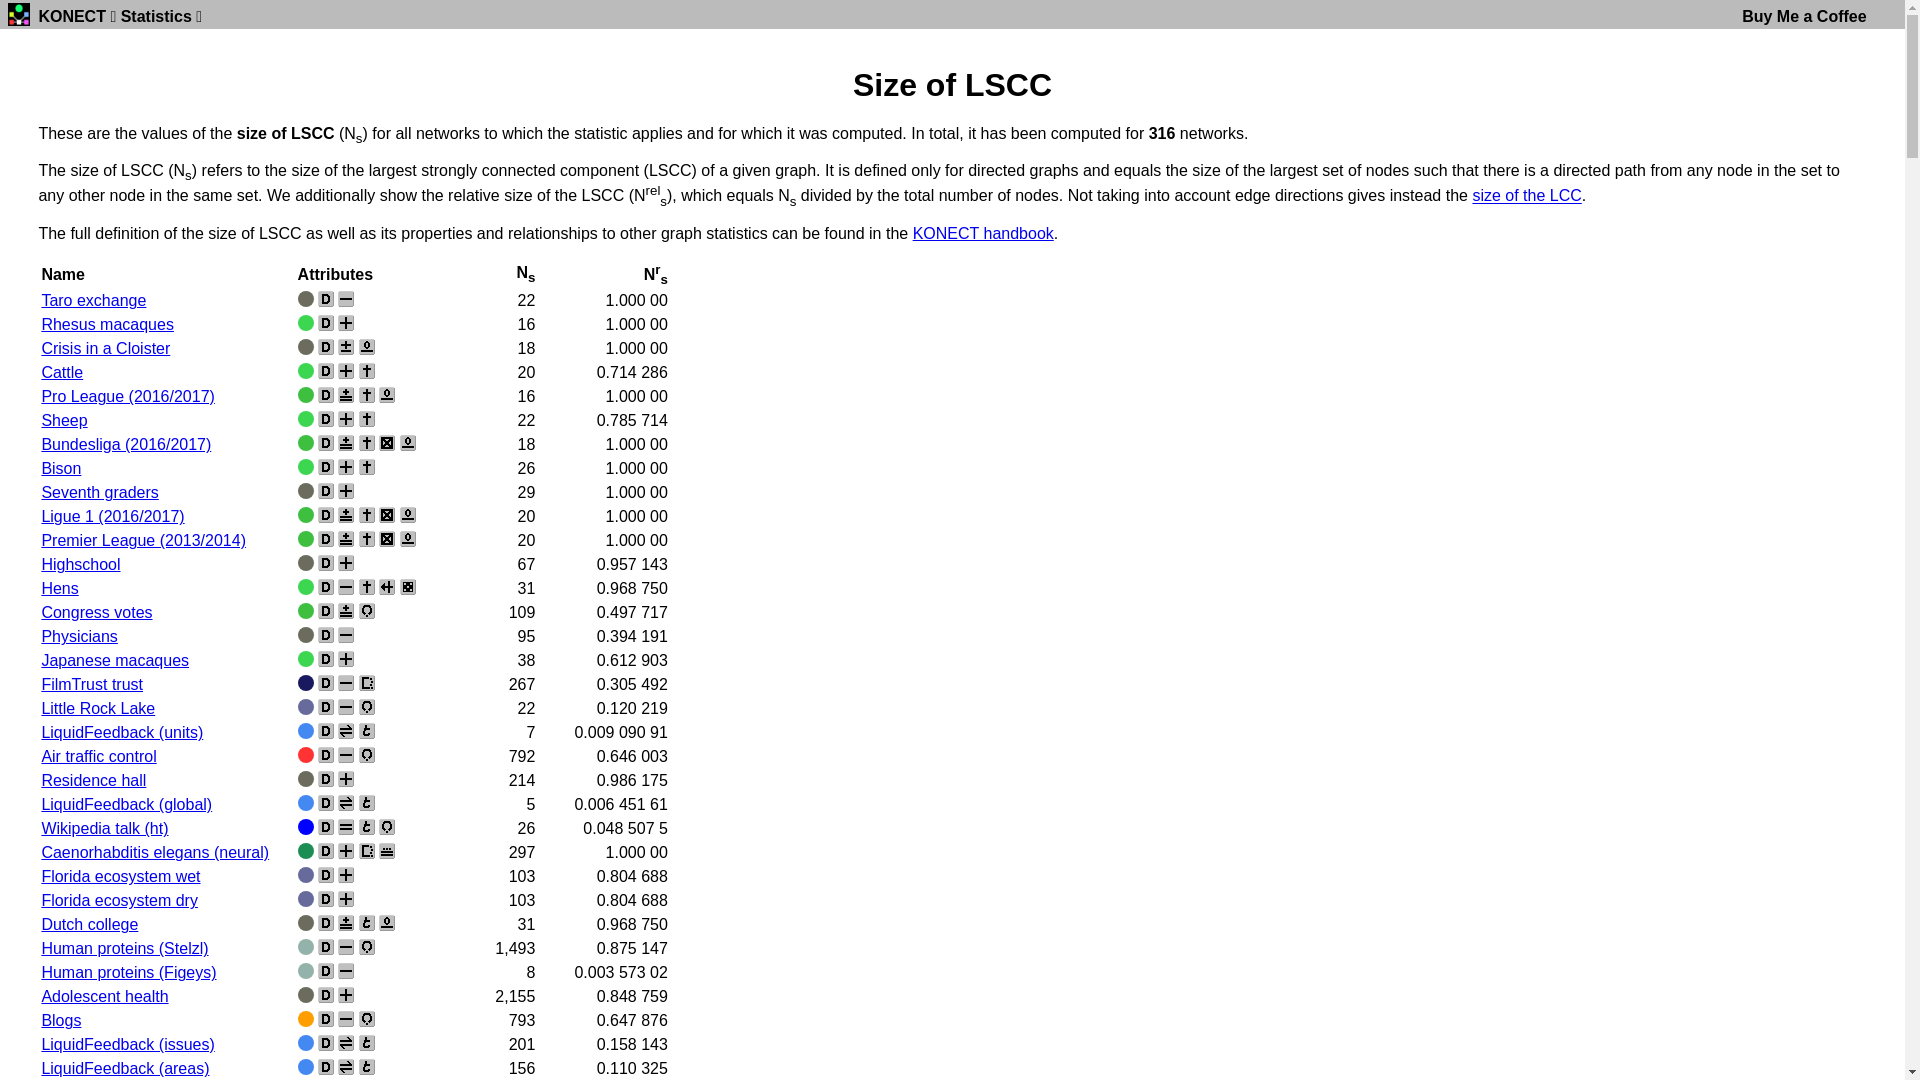 The image size is (1920, 1080). Describe the element at coordinates (305, 995) in the screenshot. I see `'Human social network'` at that location.